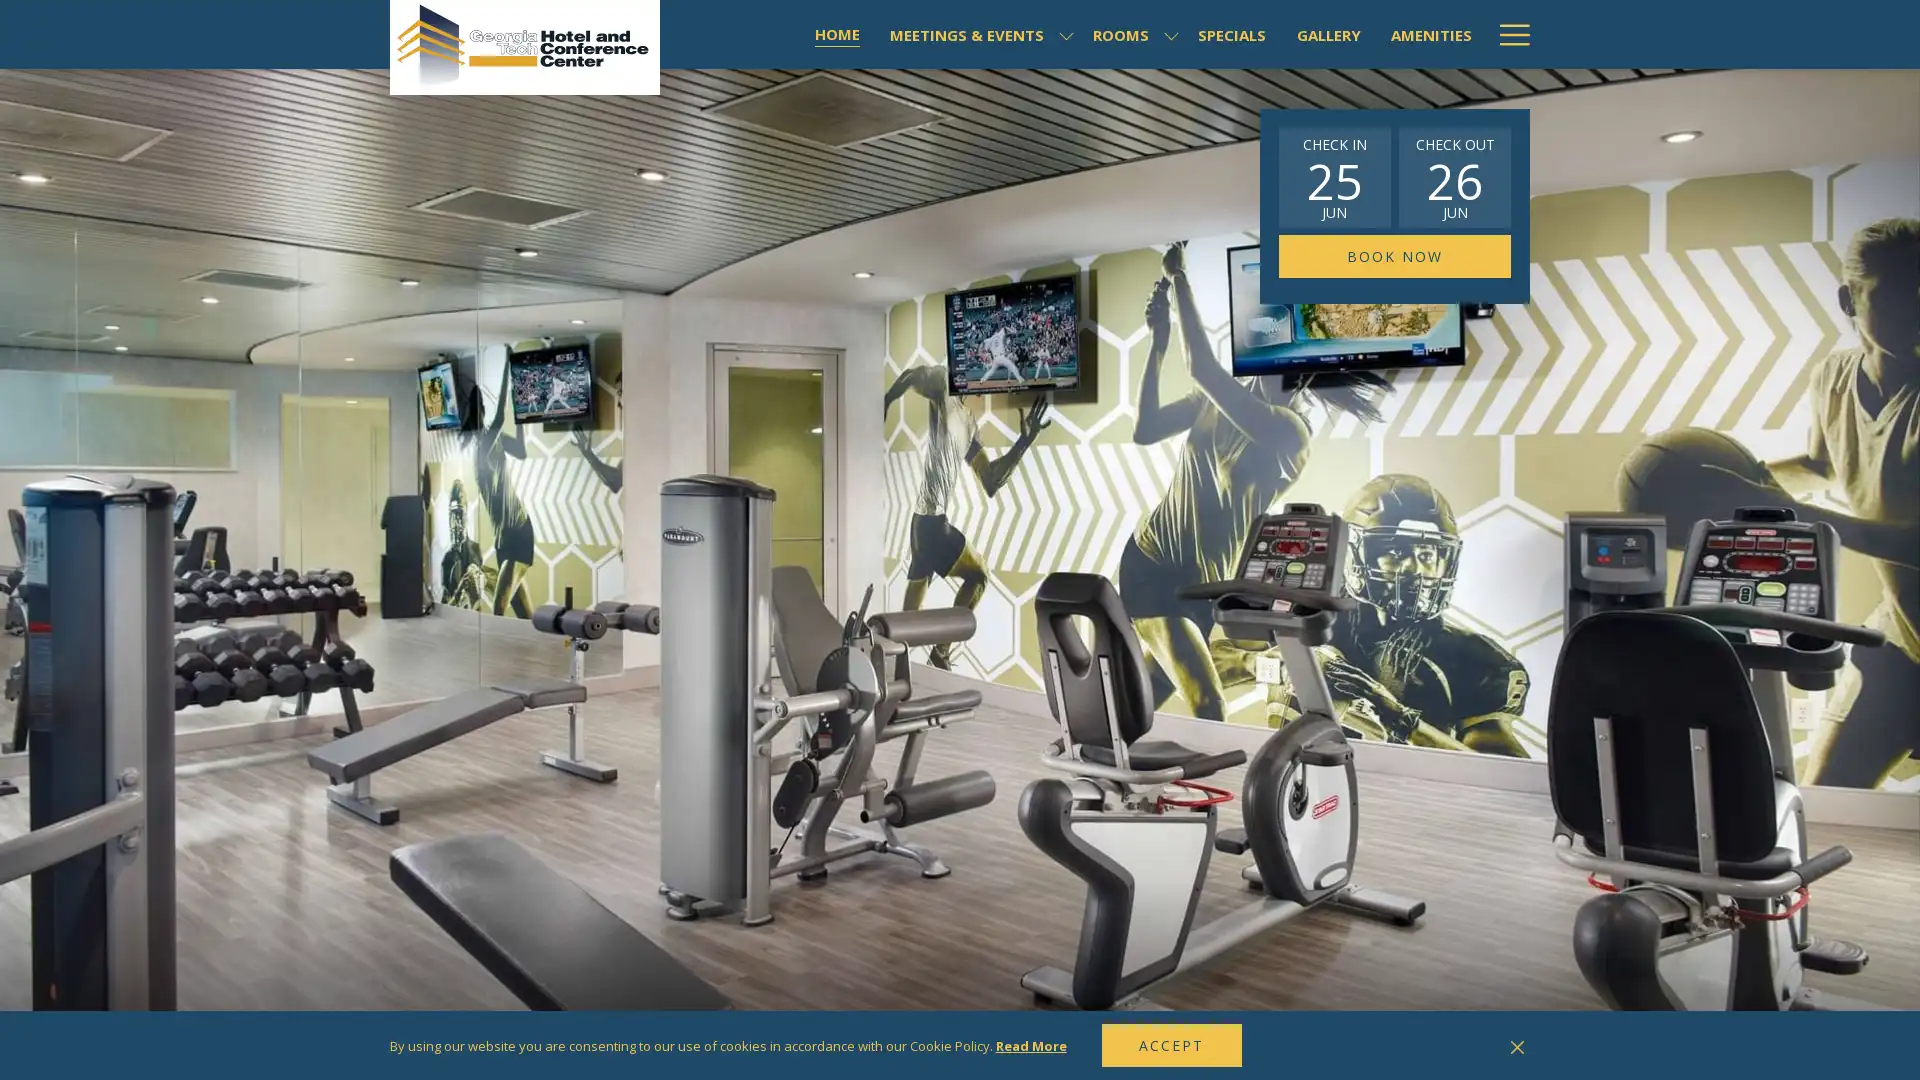 The image size is (1920, 1080). What do you see at coordinates (1469, 1047) in the screenshot?
I see `Go to previous slideshow element` at bounding box center [1469, 1047].